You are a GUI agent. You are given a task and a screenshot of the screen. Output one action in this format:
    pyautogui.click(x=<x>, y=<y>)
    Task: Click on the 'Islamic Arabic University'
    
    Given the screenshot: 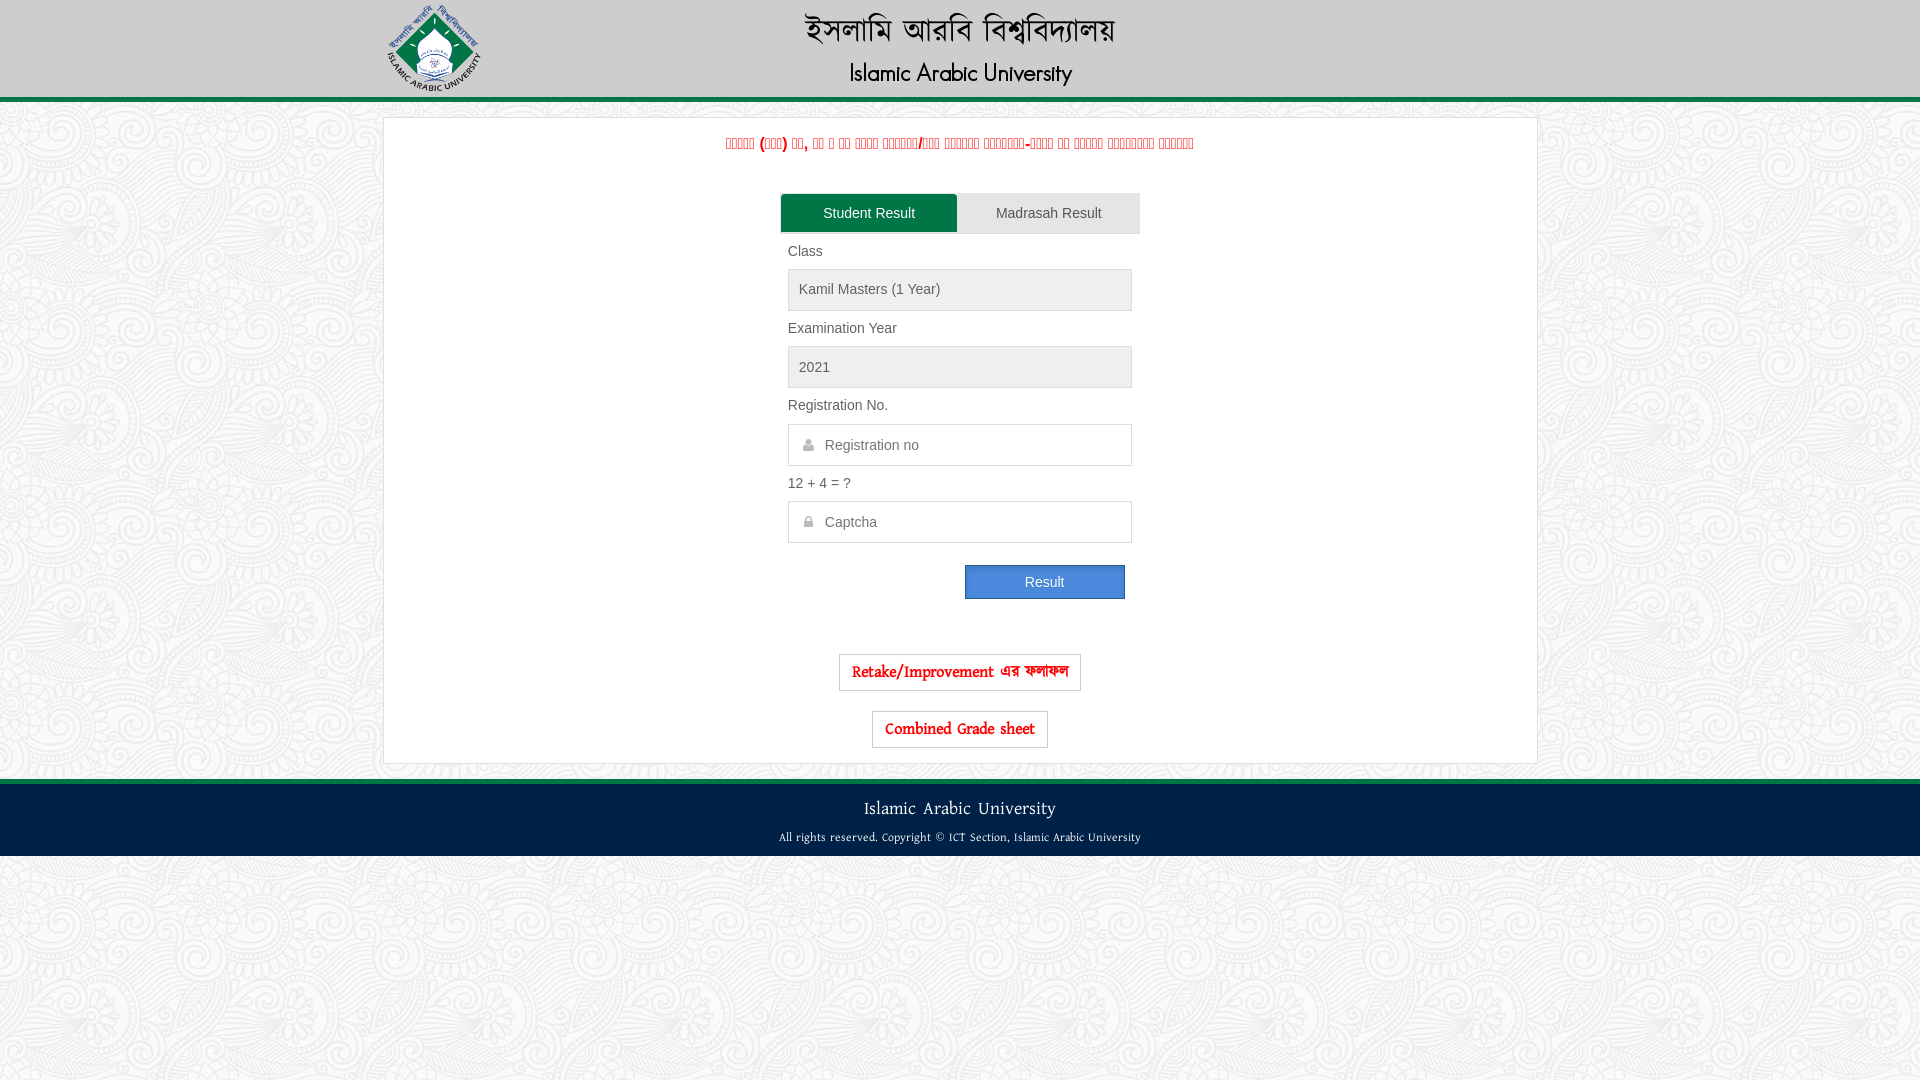 What is the action you would take?
    pyautogui.click(x=1076, y=837)
    